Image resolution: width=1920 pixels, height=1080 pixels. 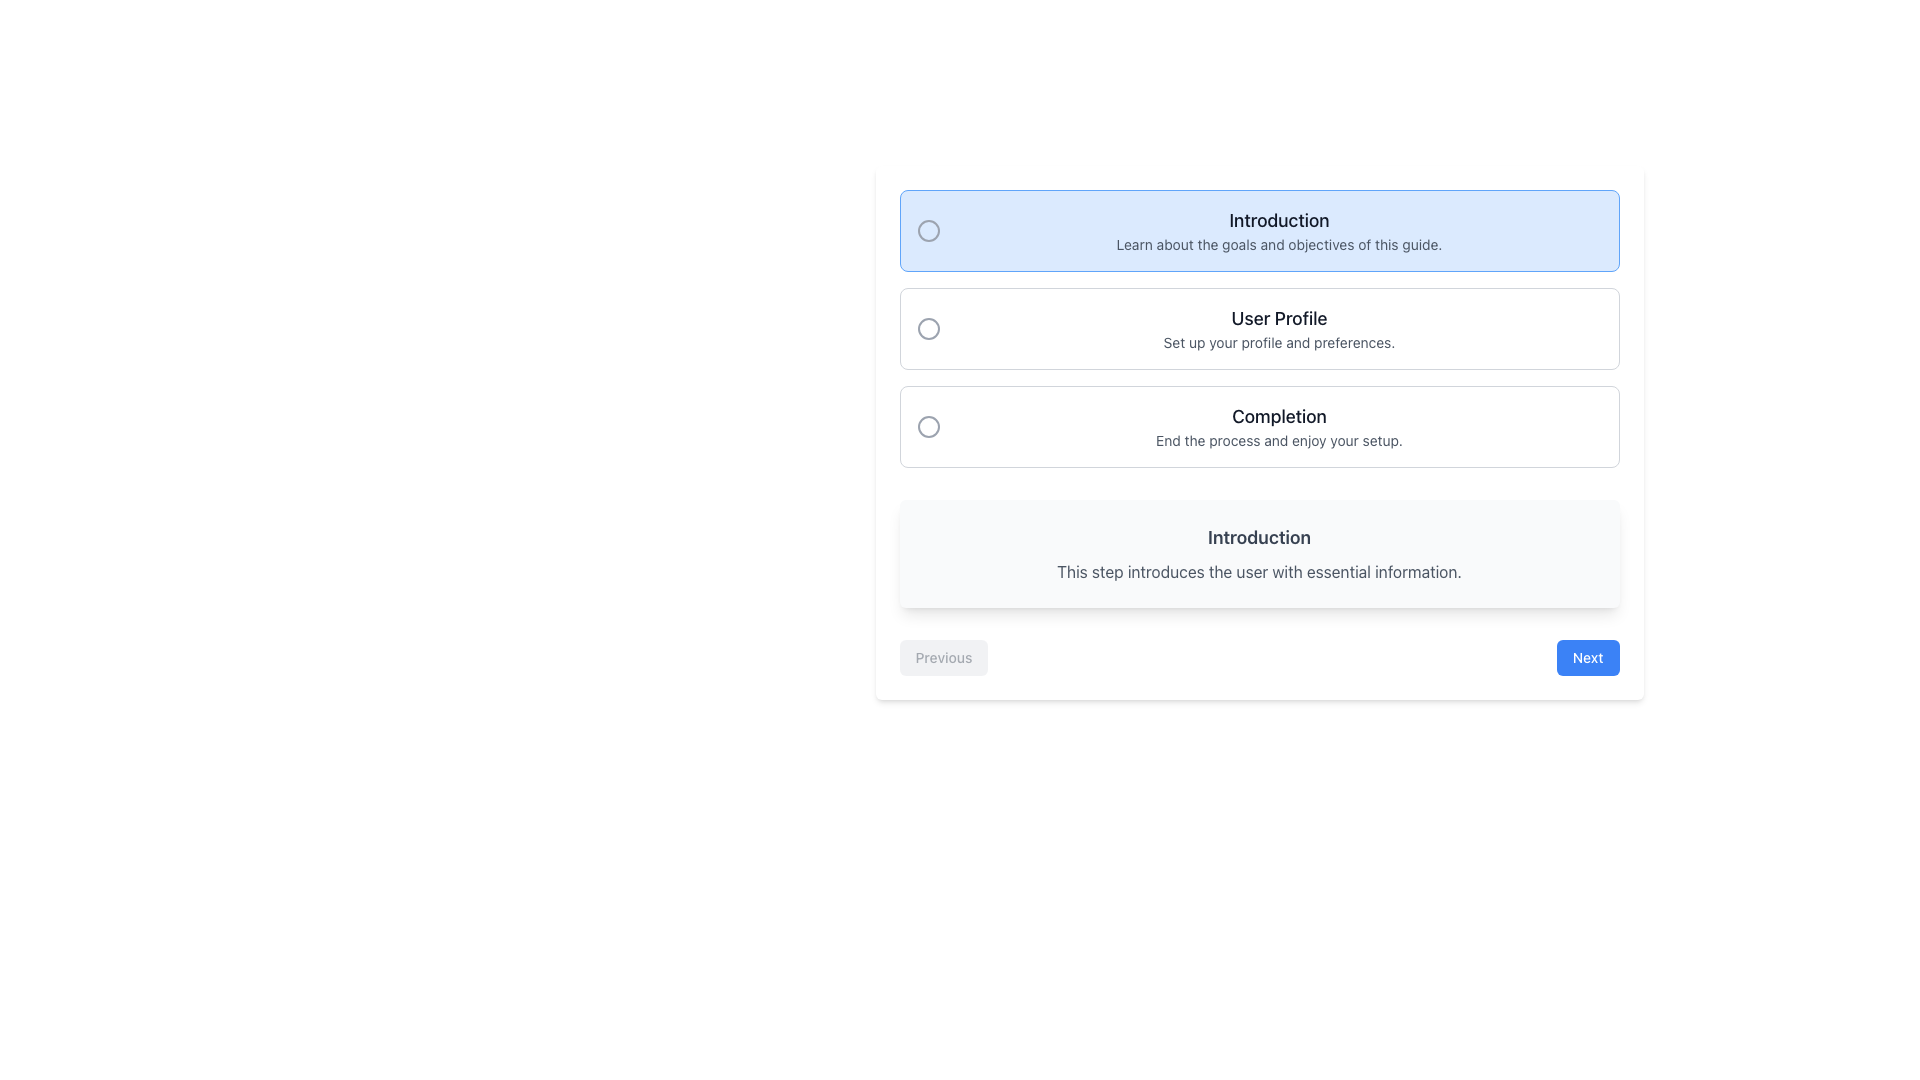 What do you see at coordinates (1278, 230) in the screenshot?
I see `the 'Introduction' textual description block that contains the title and subtitle` at bounding box center [1278, 230].